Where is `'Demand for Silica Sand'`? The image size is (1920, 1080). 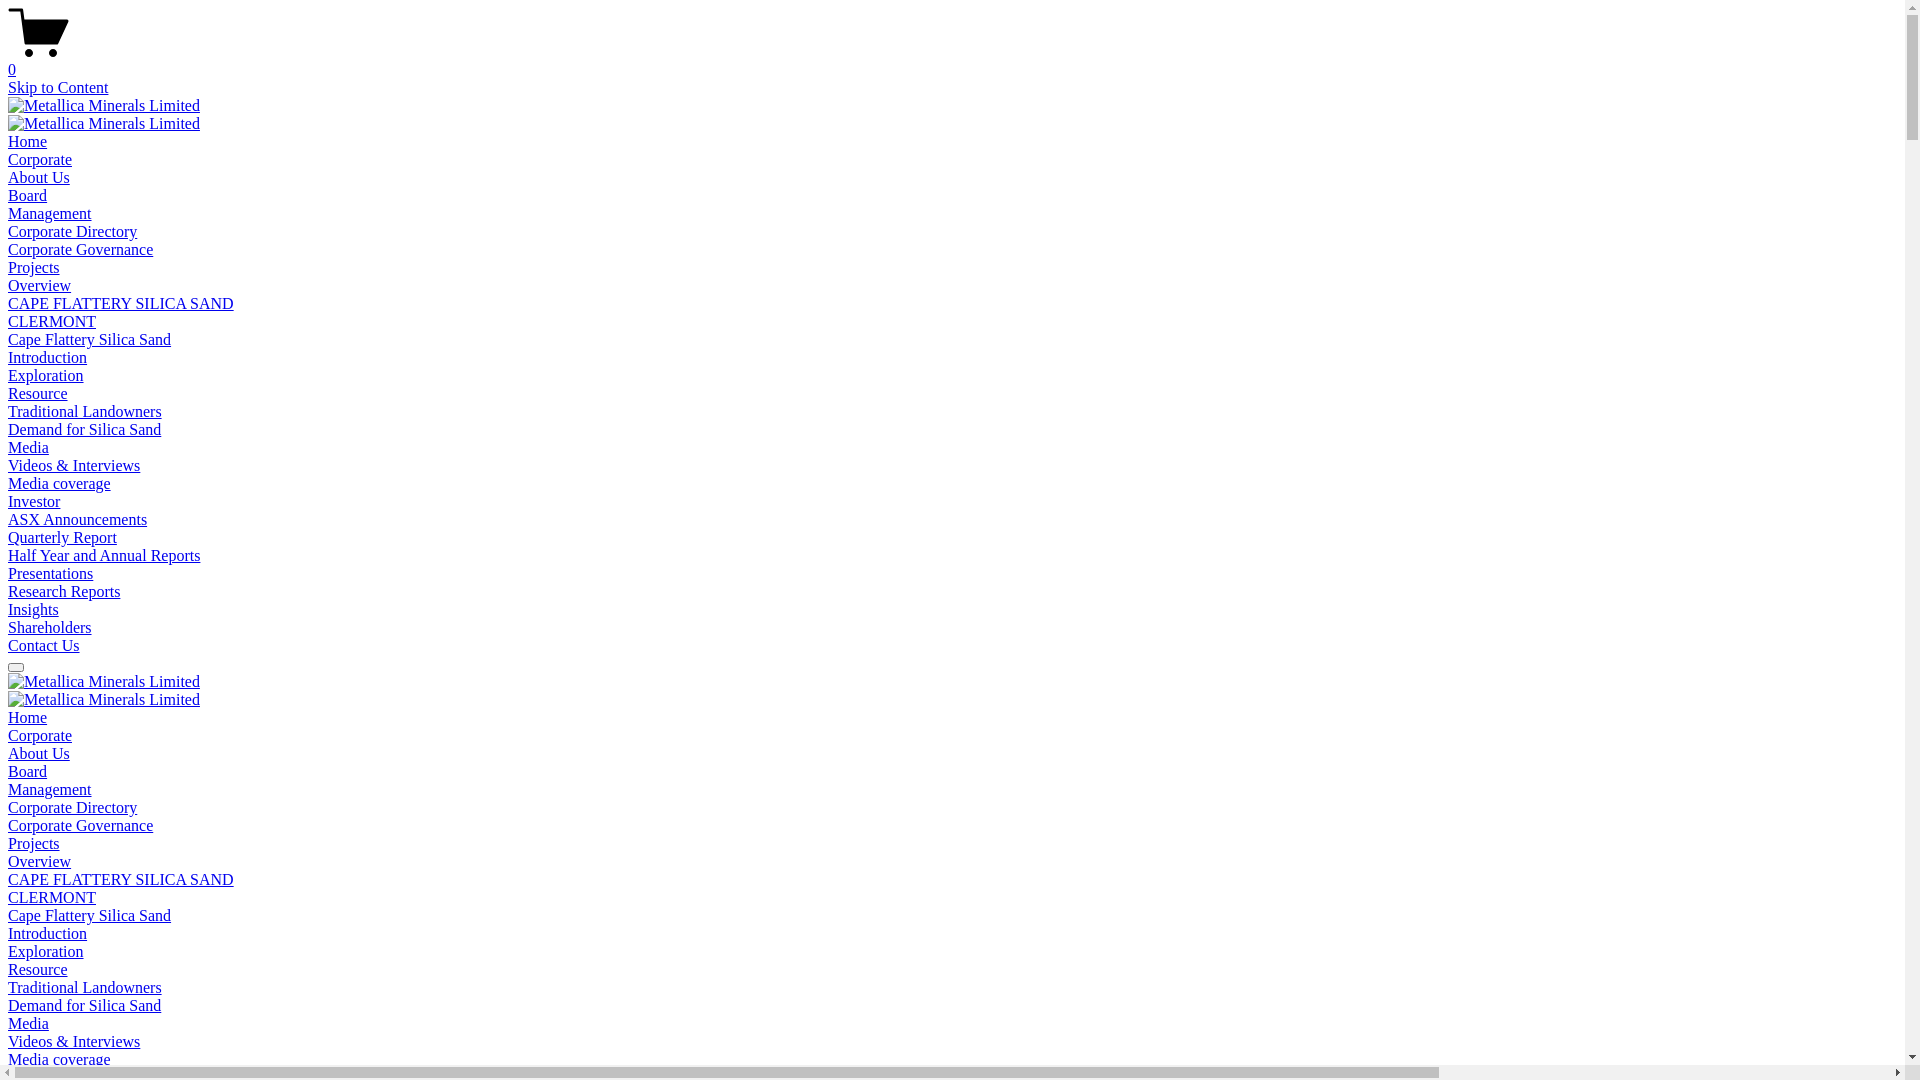
'Demand for Silica Sand' is located at coordinates (83, 1005).